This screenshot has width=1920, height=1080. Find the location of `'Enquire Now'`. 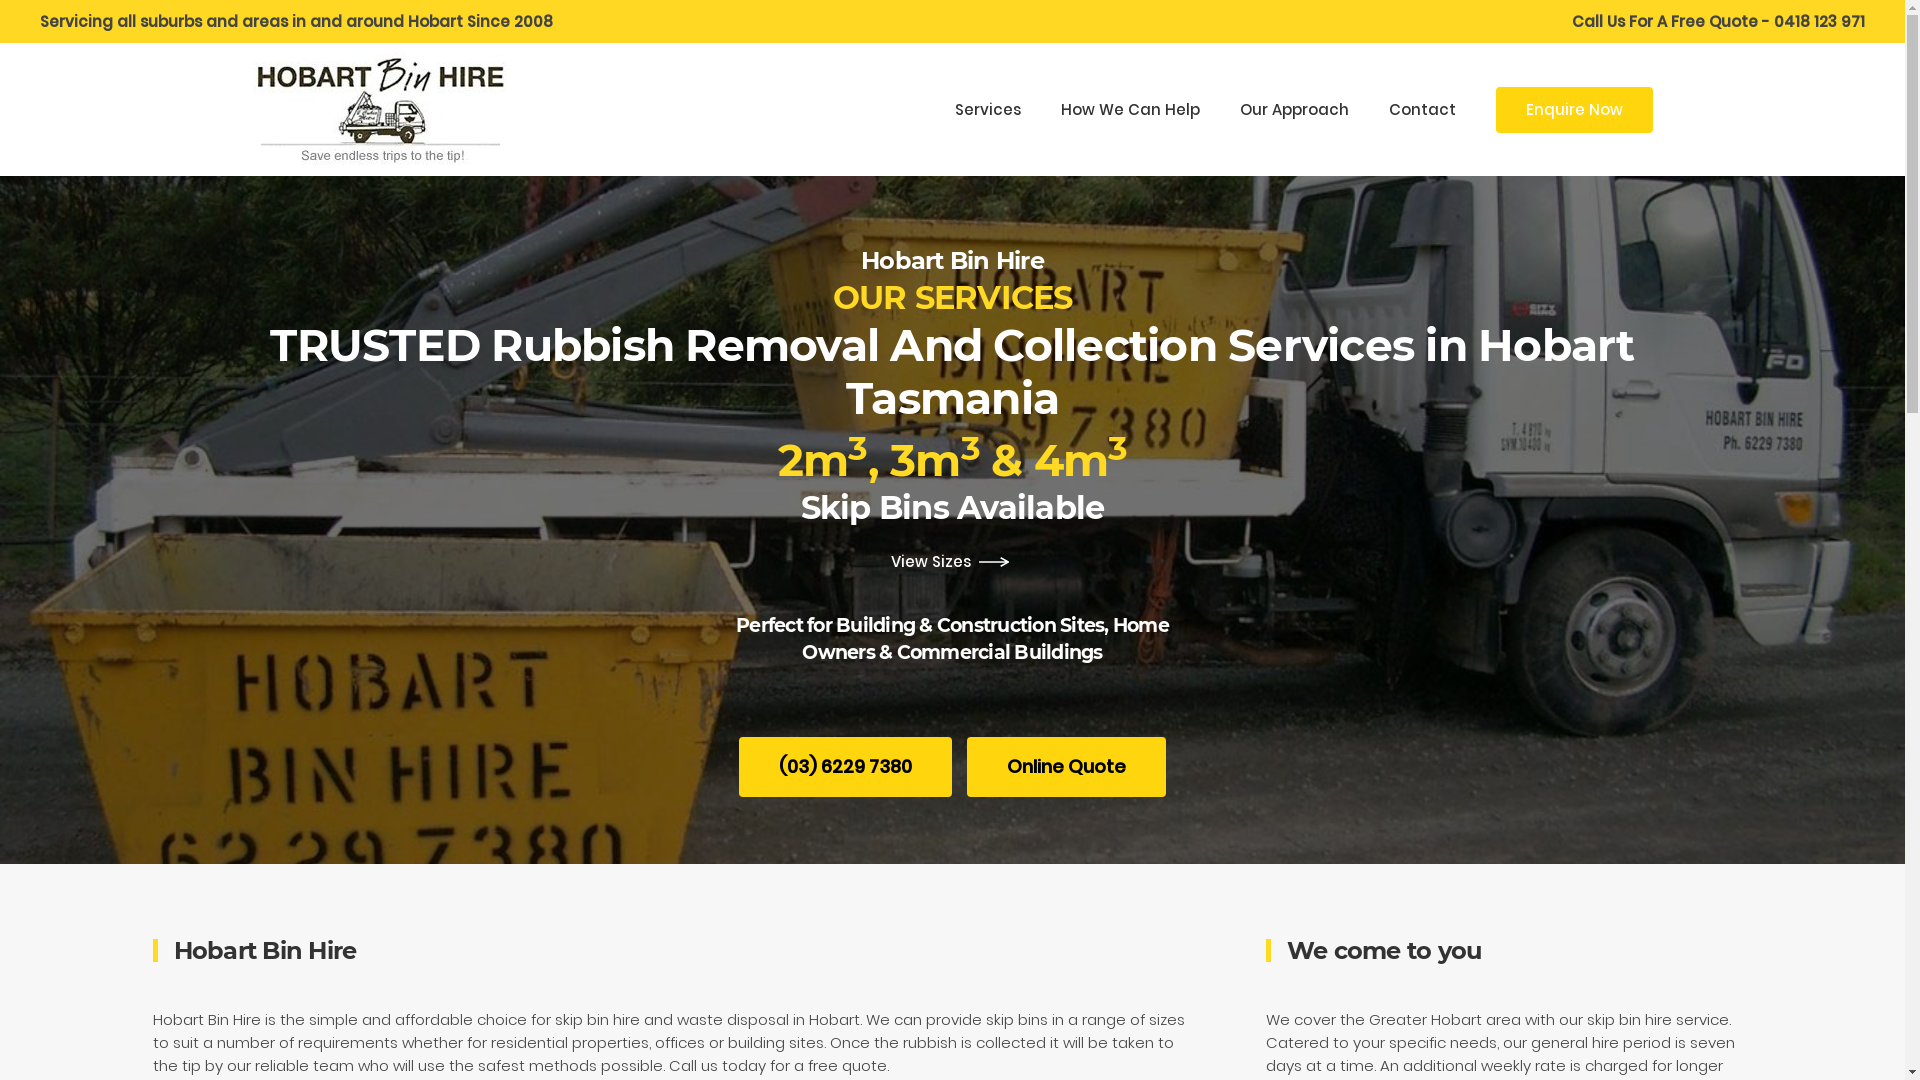

'Enquire Now' is located at coordinates (1573, 110).